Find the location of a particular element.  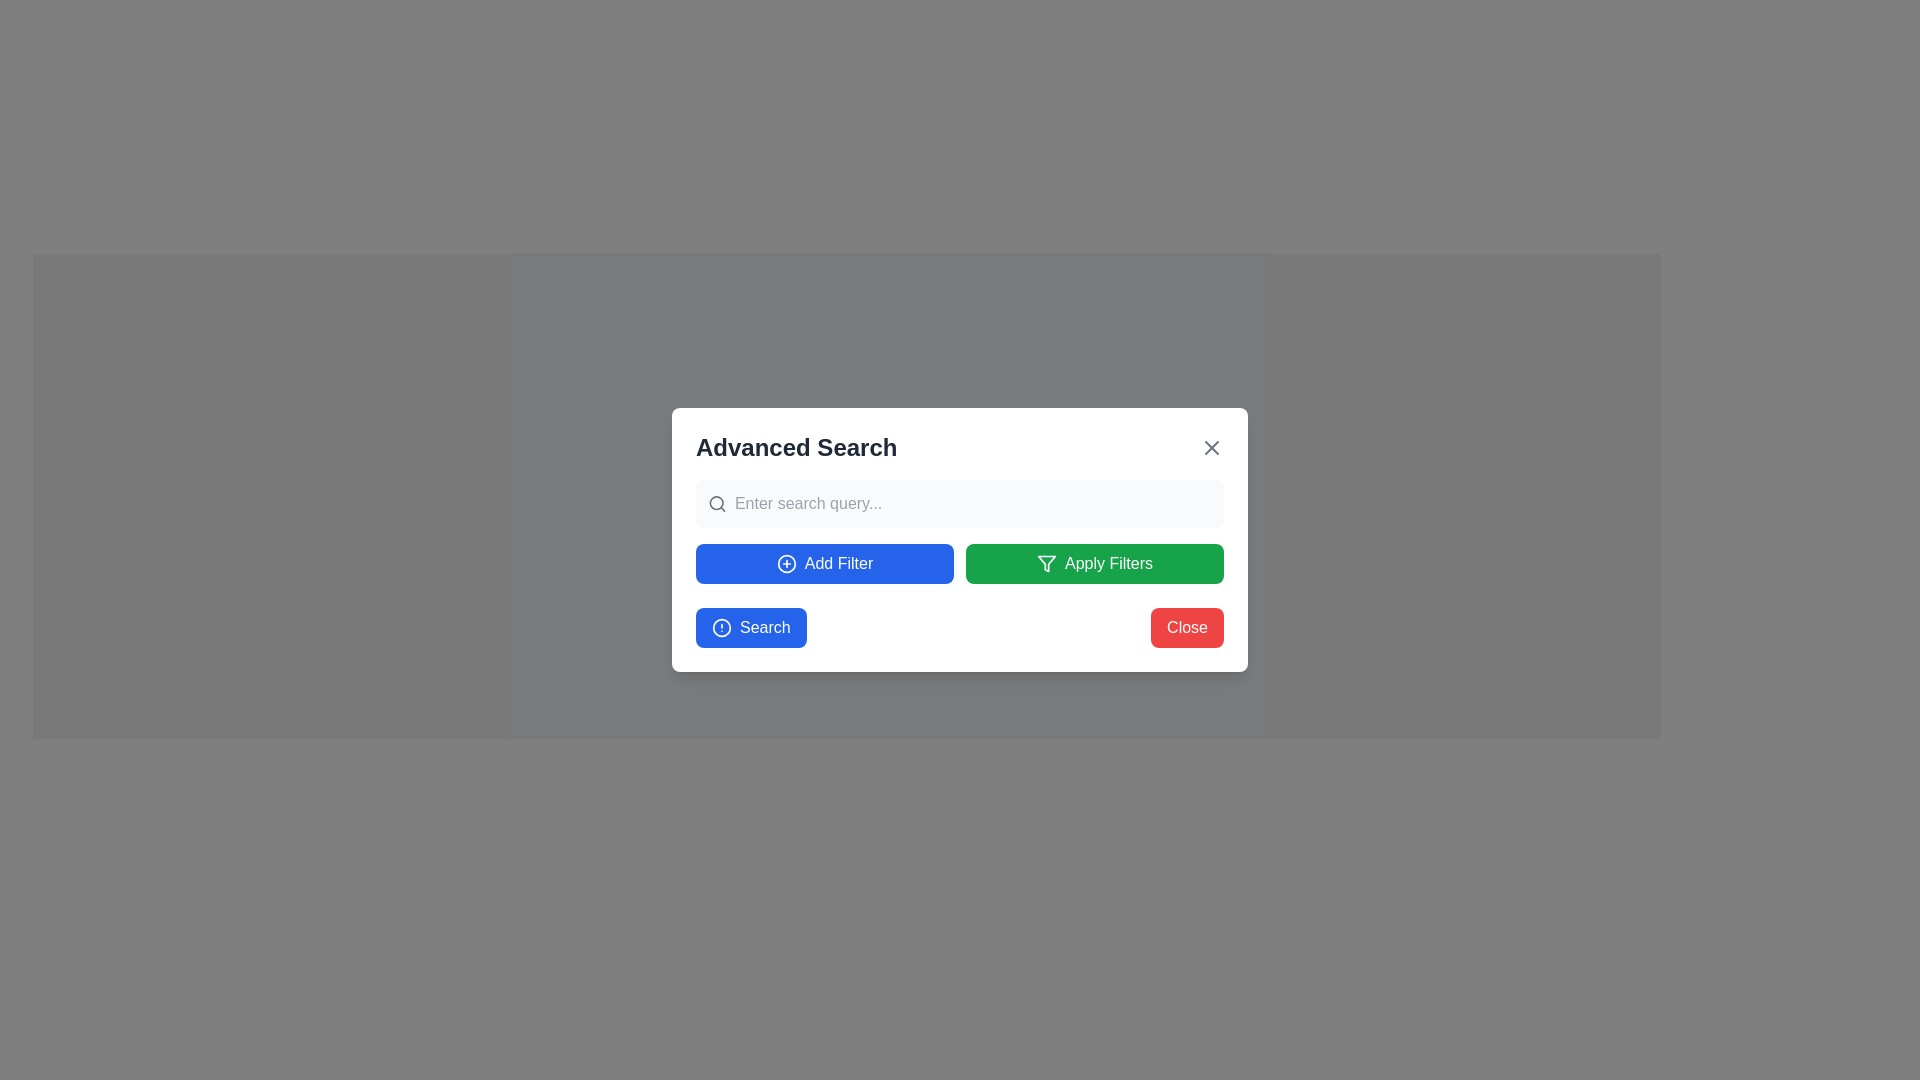

the green 'Apply Filters' button with rounded corners located in the 'Advanced Search' dialog box to apply filters is located at coordinates (1093, 563).